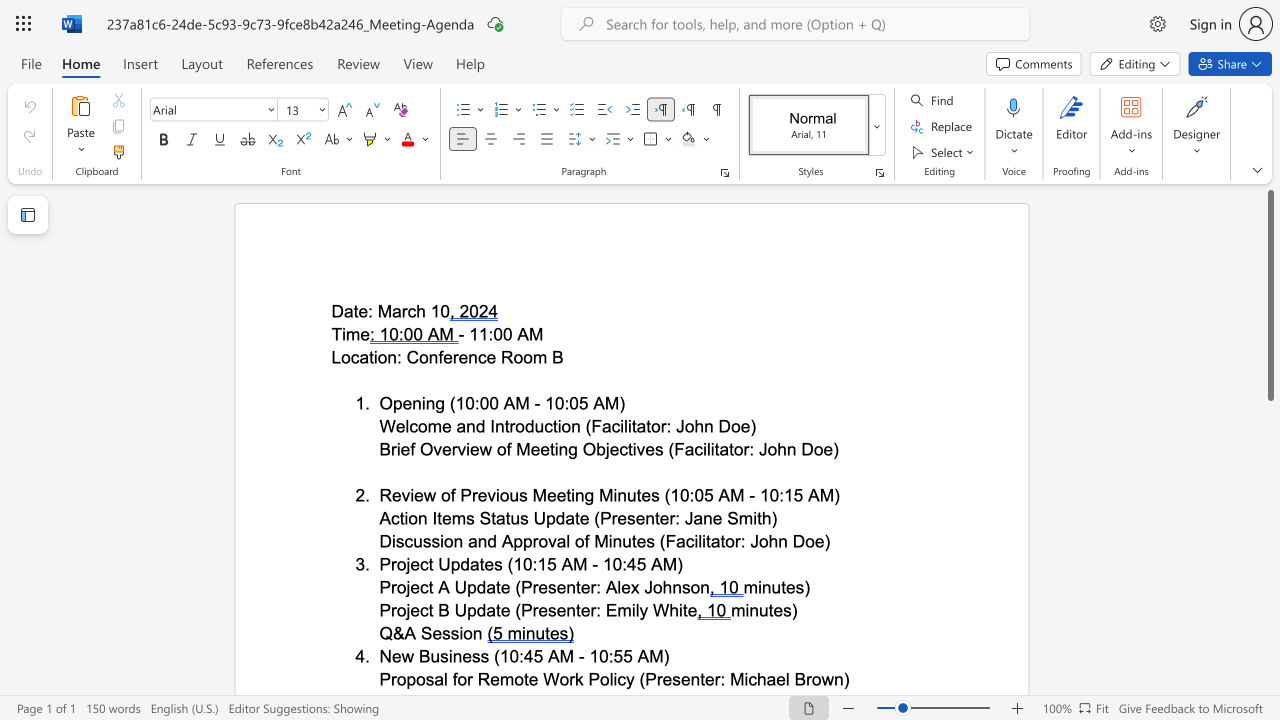  Describe the element at coordinates (835, 448) in the screenshot. I see `the 1th character ")" in the text` at that location.